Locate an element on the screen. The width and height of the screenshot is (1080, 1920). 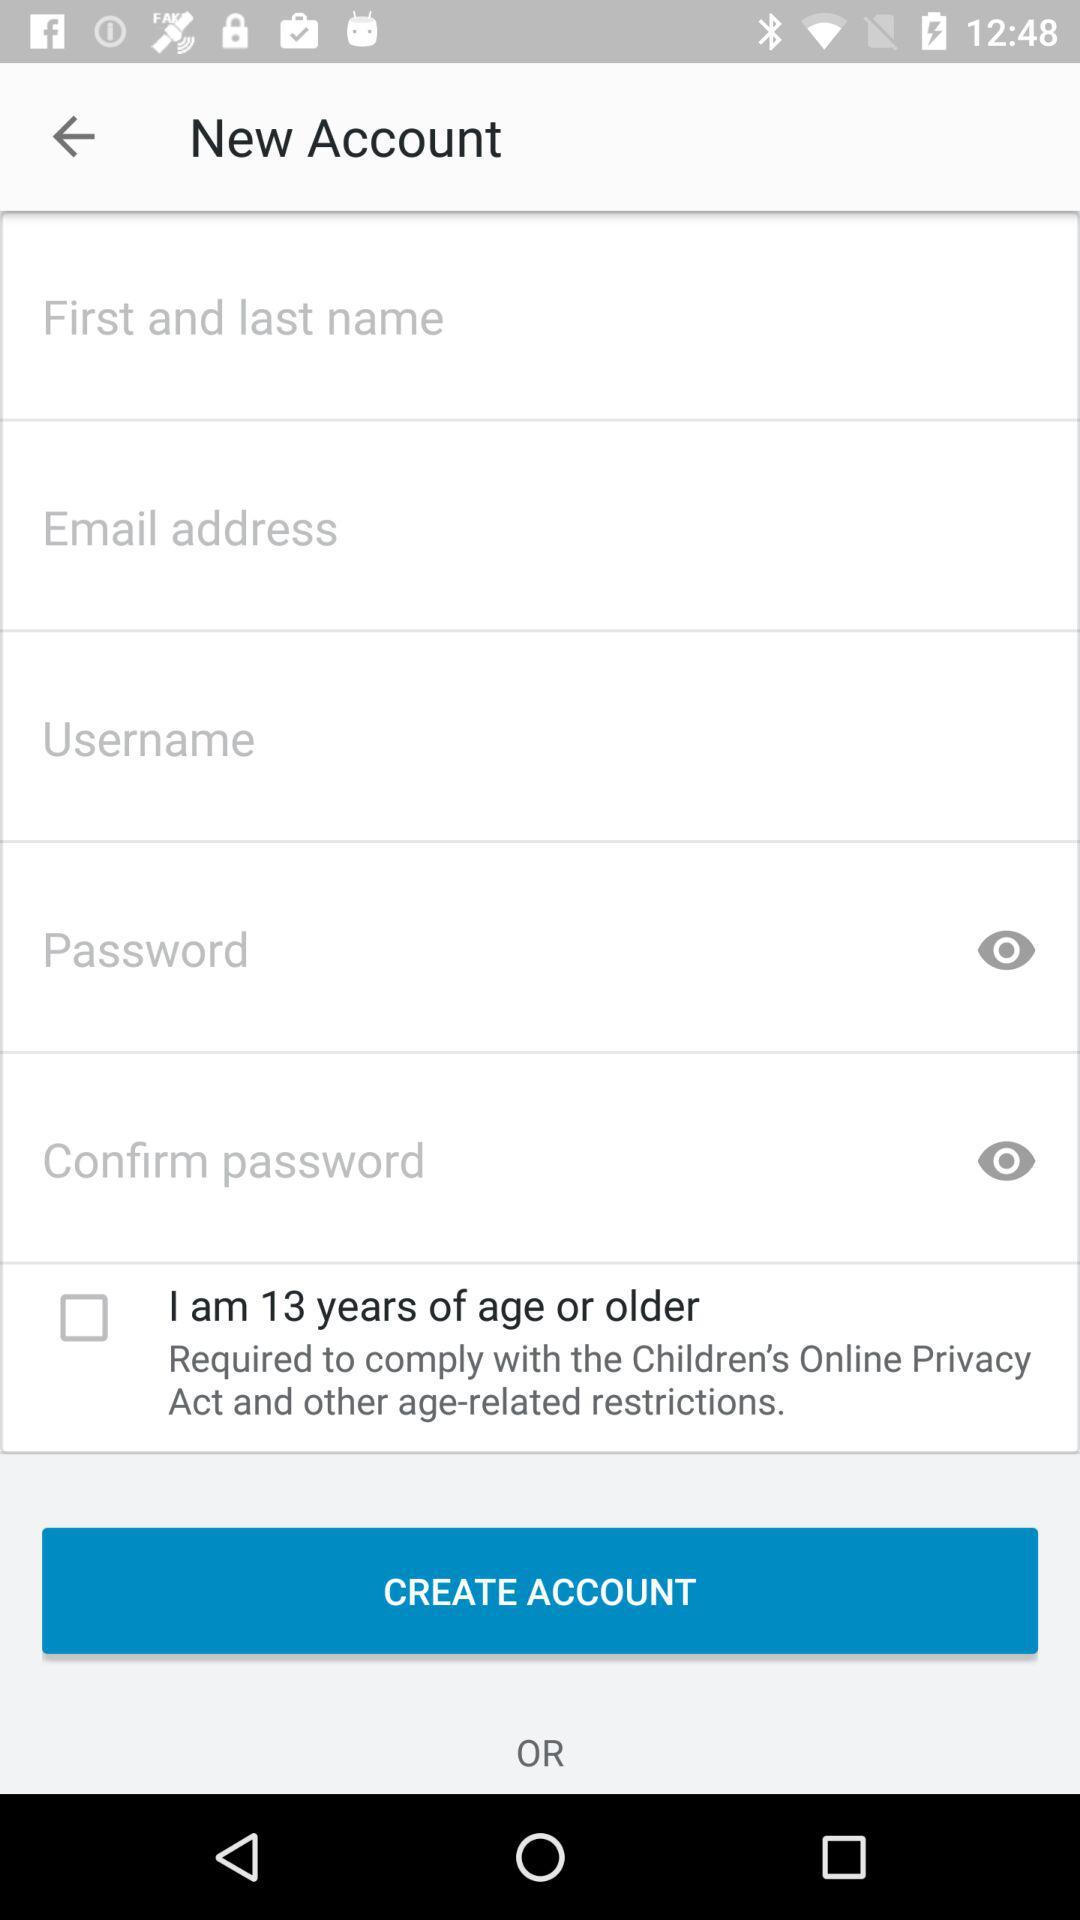
create account is located at coordinates (540, 1589).